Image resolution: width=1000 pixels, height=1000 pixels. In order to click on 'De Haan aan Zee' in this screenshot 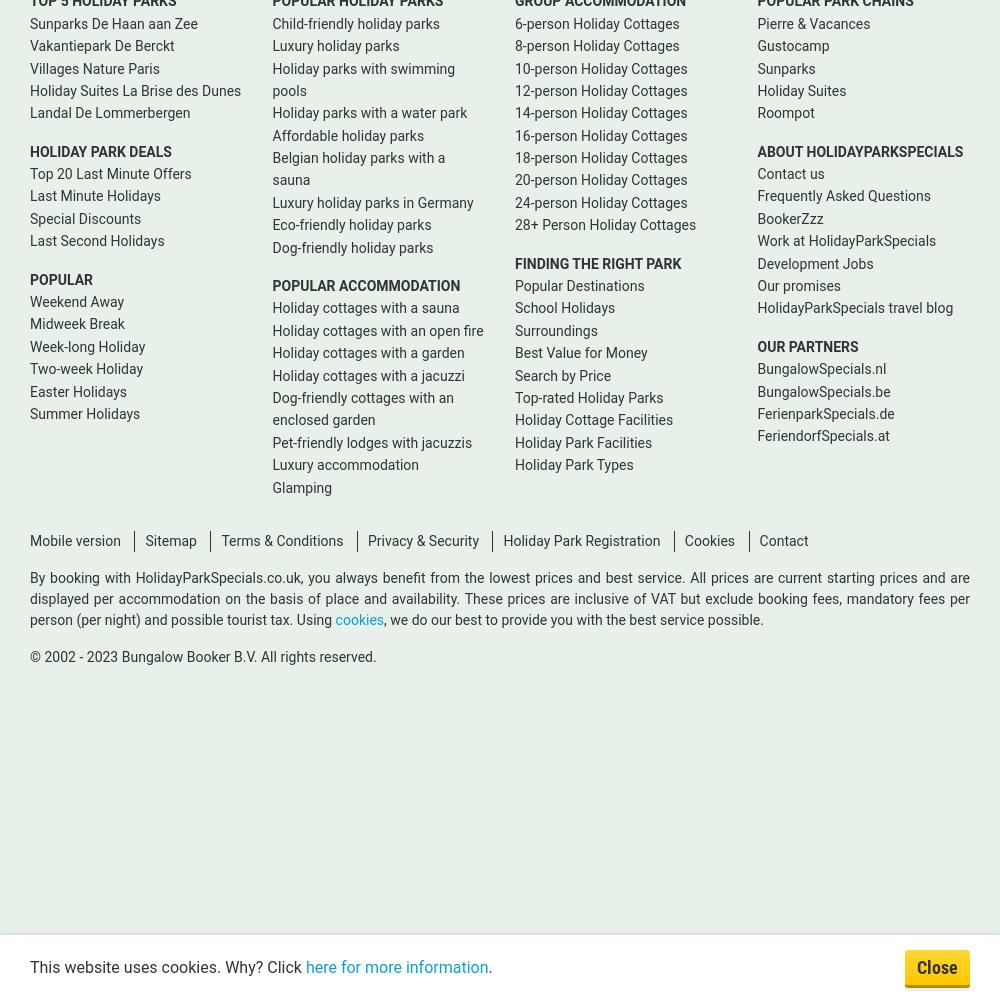, I will do `click(144, 23)`.